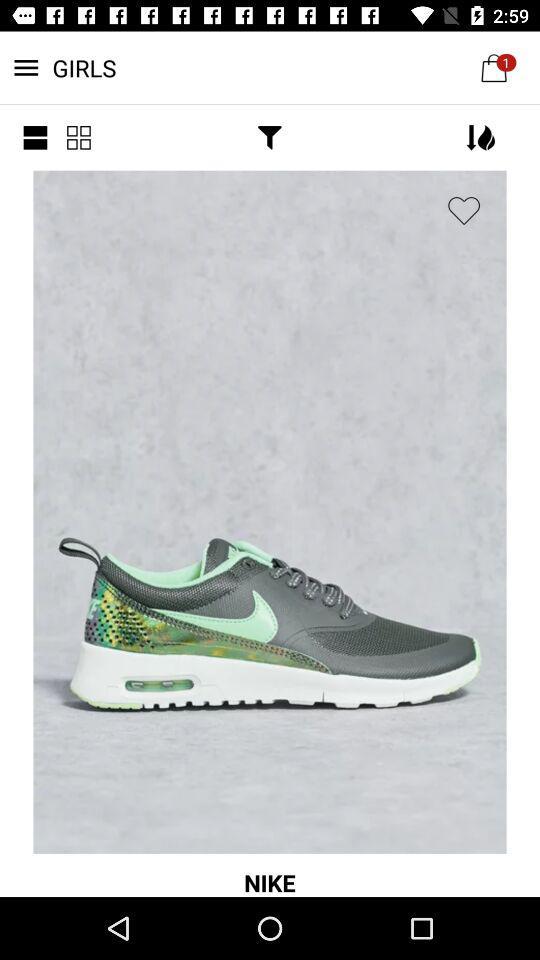 This screenshot has height=960, width=540. What do you see at coordinates (35, 136) in the screenshot?
I see `icon next to the girls icon` at bounding box center [35, 136].